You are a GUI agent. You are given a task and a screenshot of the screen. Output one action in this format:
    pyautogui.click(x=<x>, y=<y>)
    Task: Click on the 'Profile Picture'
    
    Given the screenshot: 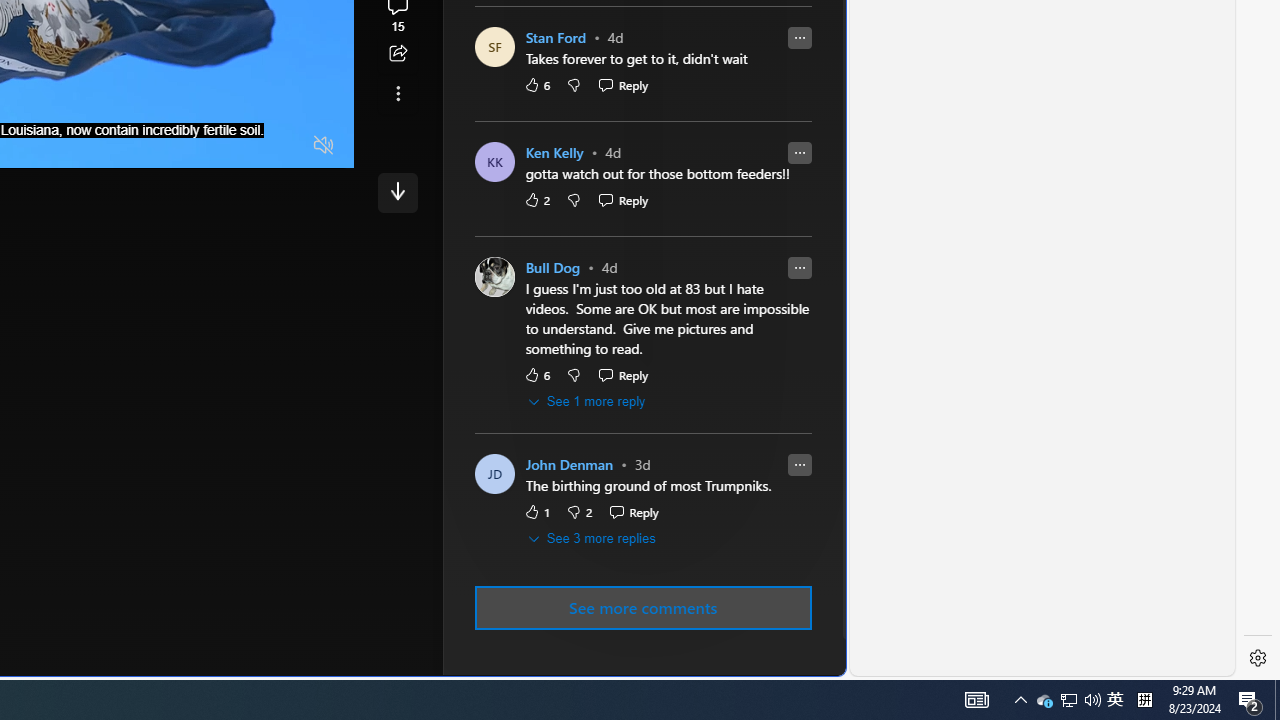 What is the action you would take?
    pyautogui.click(x=494, y=474)
    